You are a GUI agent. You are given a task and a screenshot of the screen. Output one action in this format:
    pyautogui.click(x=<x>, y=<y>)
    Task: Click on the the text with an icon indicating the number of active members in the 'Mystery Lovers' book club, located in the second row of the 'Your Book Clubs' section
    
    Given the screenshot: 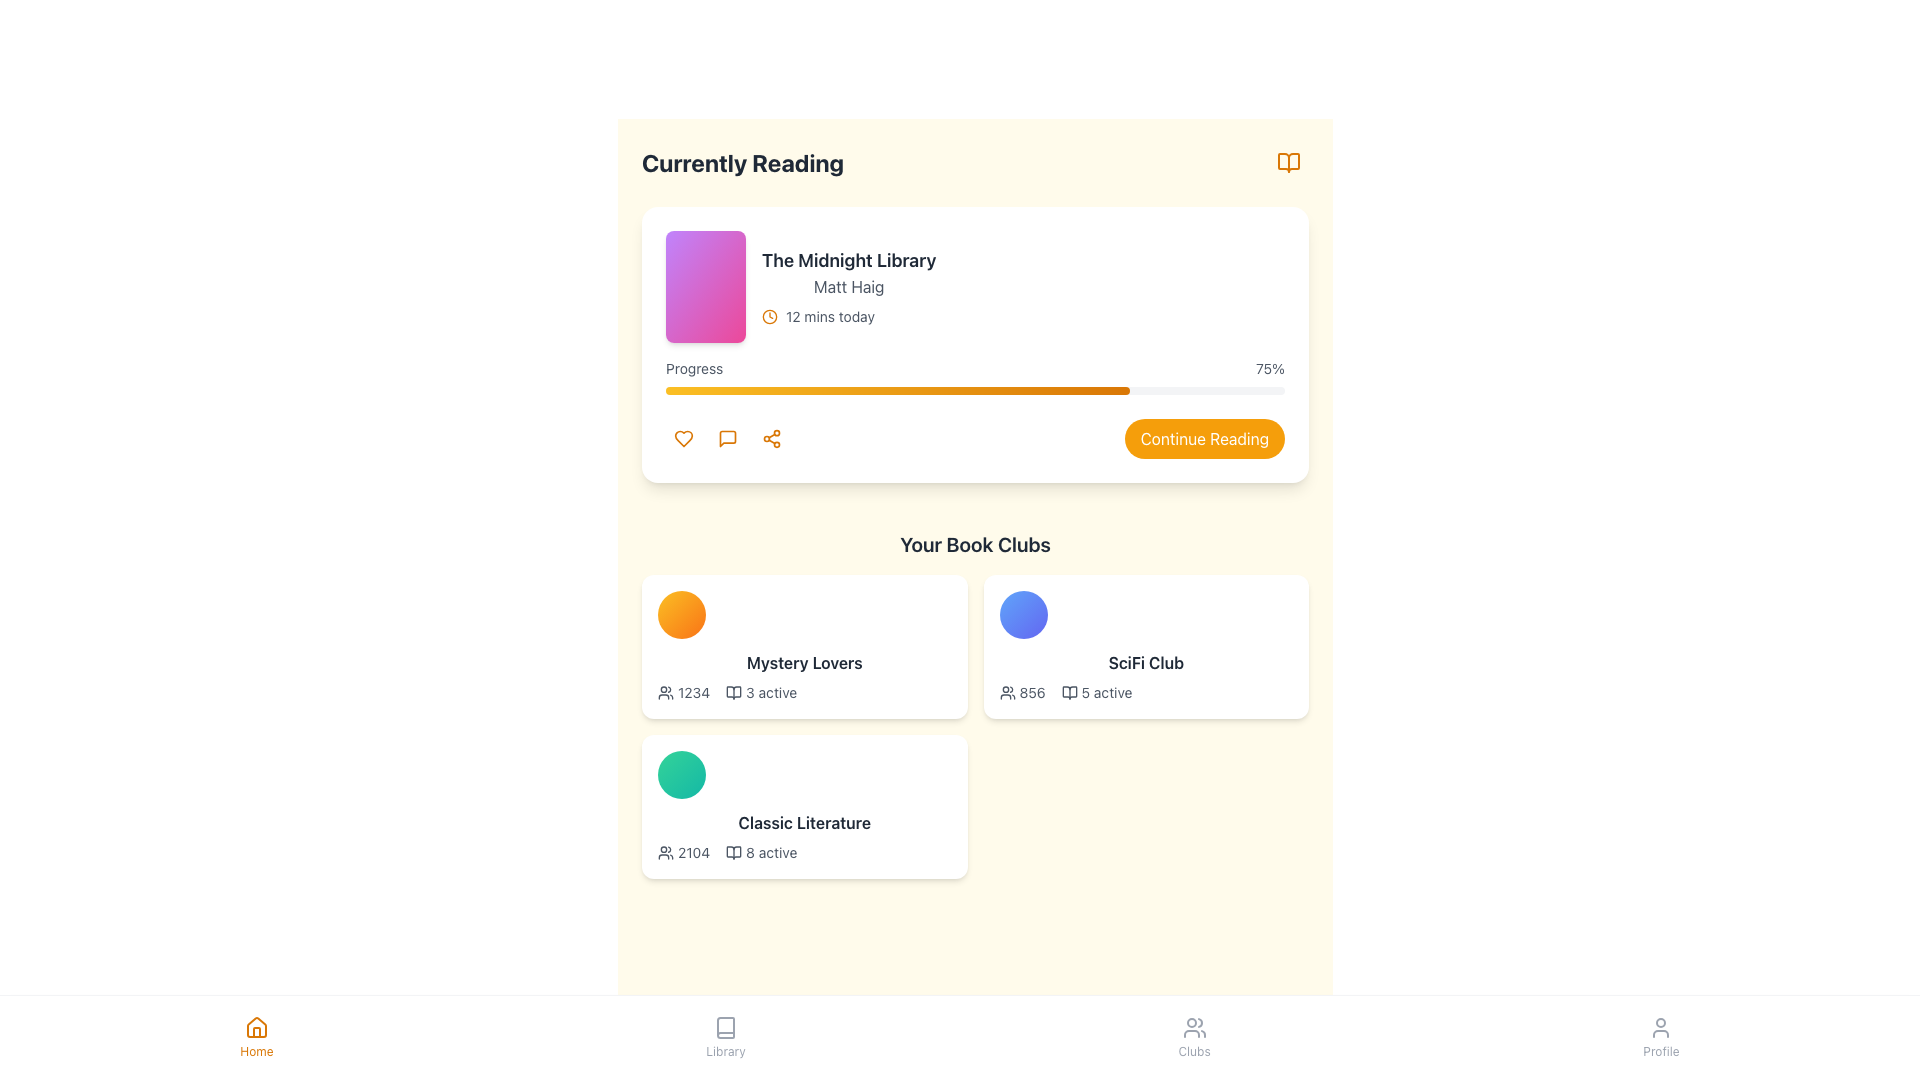 What is the action you would take?
    pyautogui.click(x=760, y=692)
    